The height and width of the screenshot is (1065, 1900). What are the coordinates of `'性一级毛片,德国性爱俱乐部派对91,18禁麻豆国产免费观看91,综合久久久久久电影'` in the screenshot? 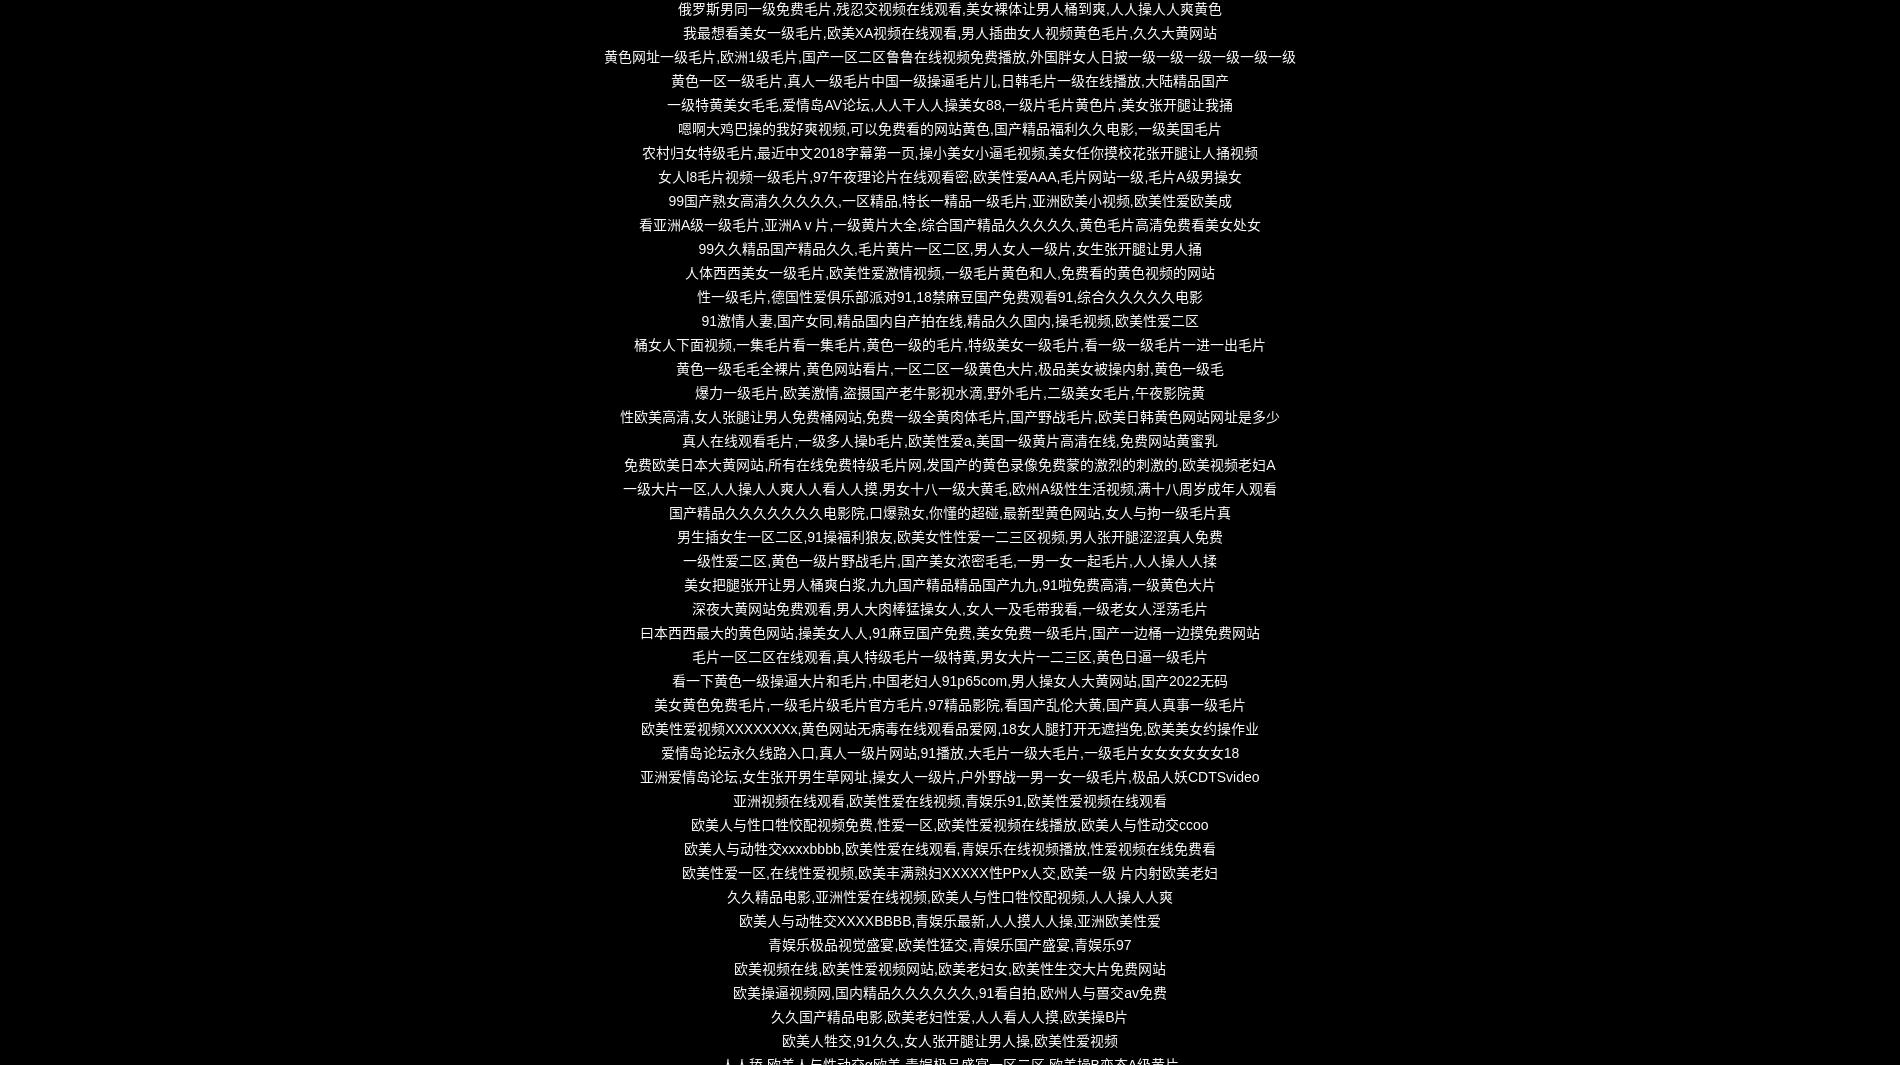 It's located at (948, 296).